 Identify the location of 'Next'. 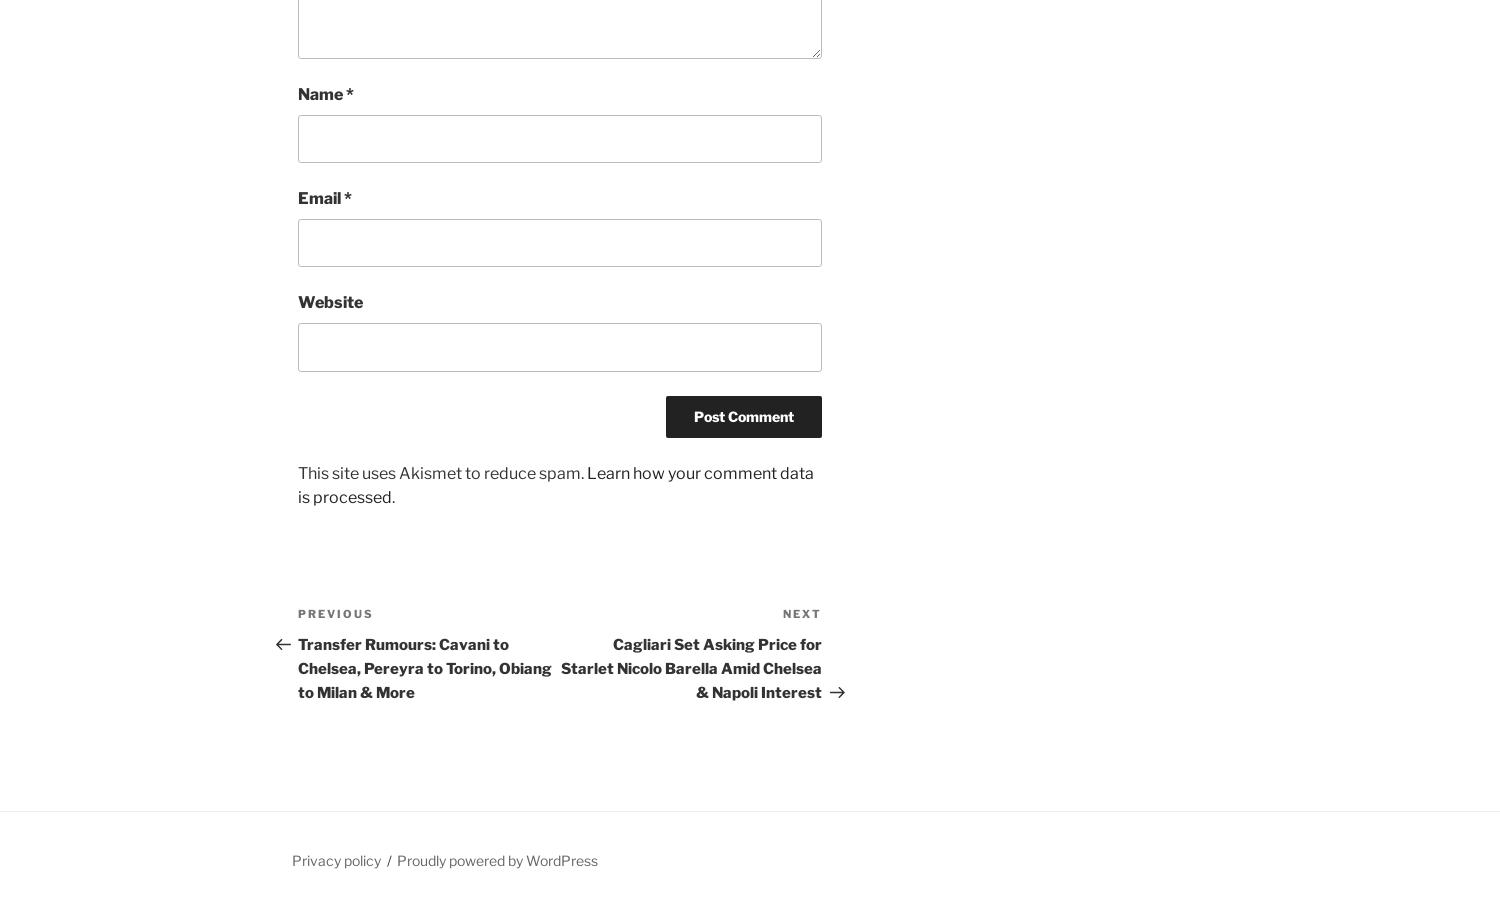
(802, 611).